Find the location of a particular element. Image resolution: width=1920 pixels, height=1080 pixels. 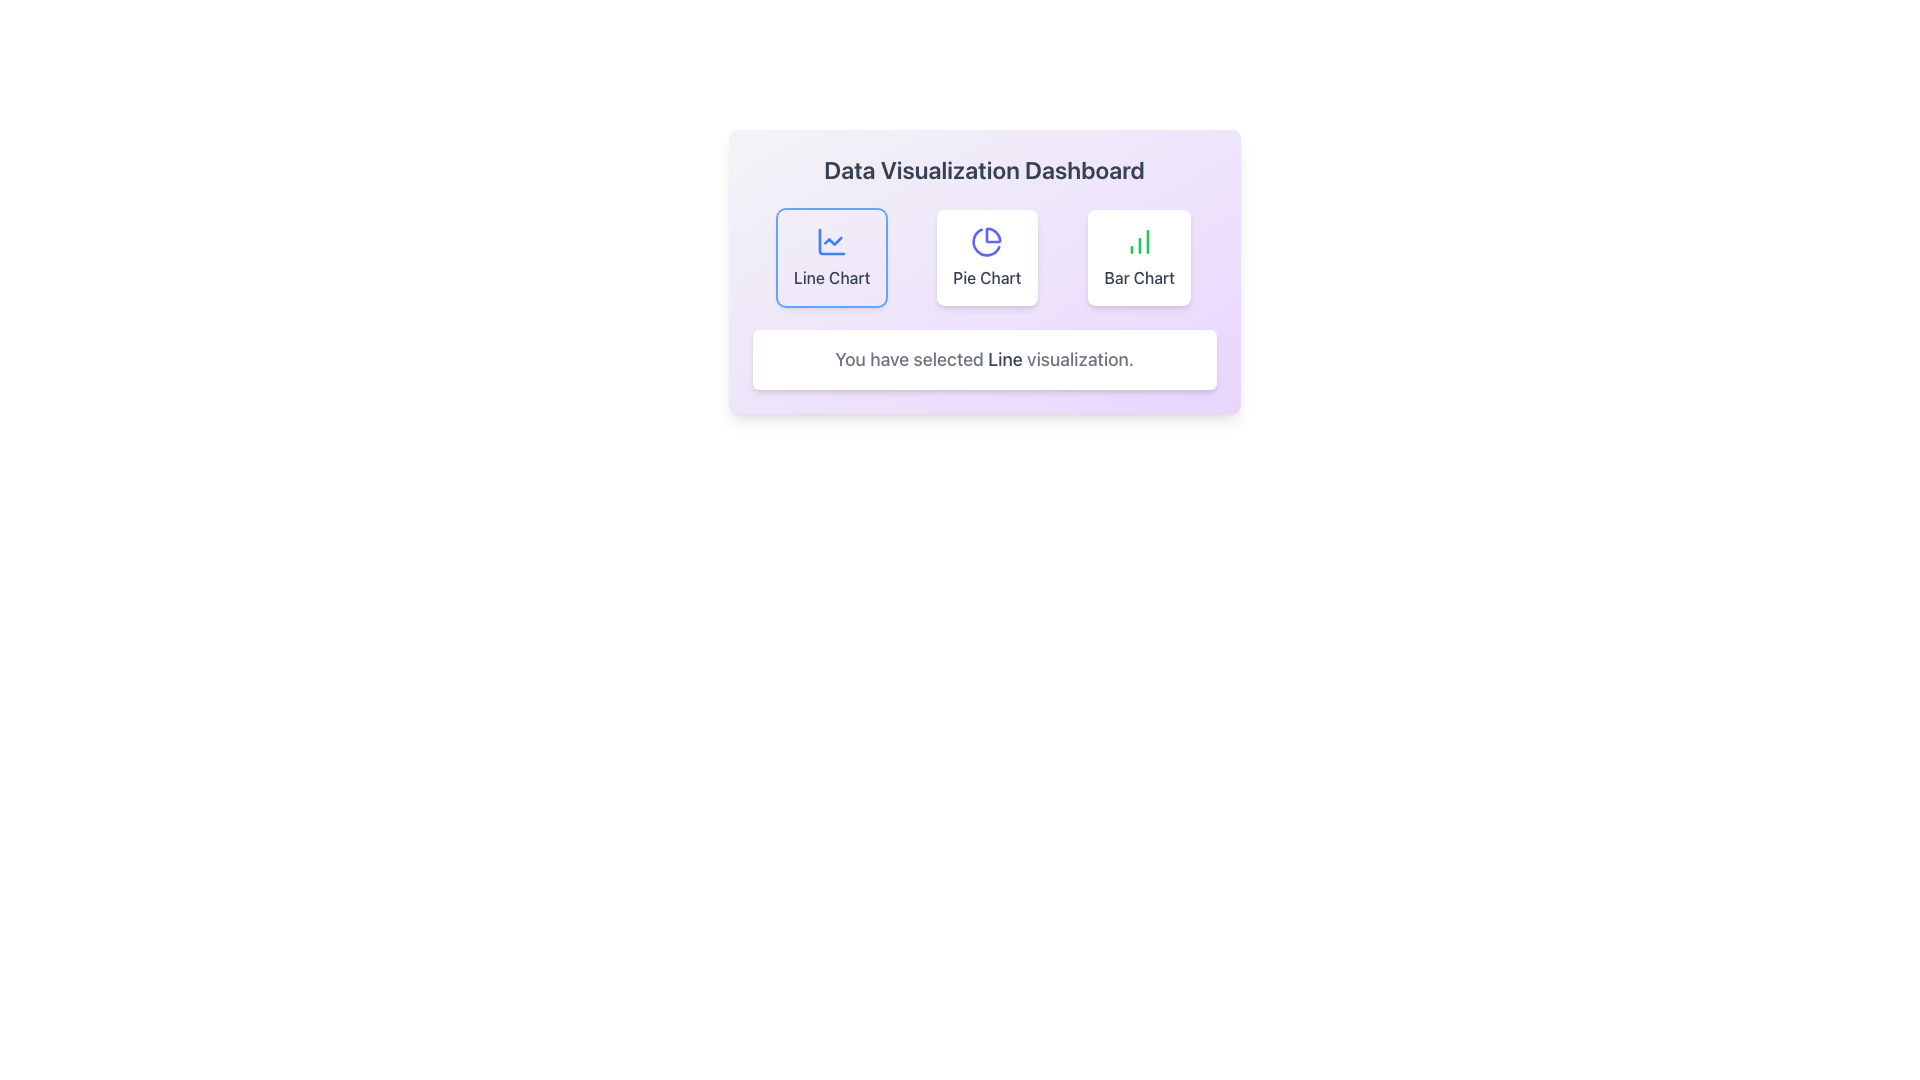

the blue line graph icon within the 'Line Chart' option on the dashboard to engage with it is located at coordinates (832, 241).